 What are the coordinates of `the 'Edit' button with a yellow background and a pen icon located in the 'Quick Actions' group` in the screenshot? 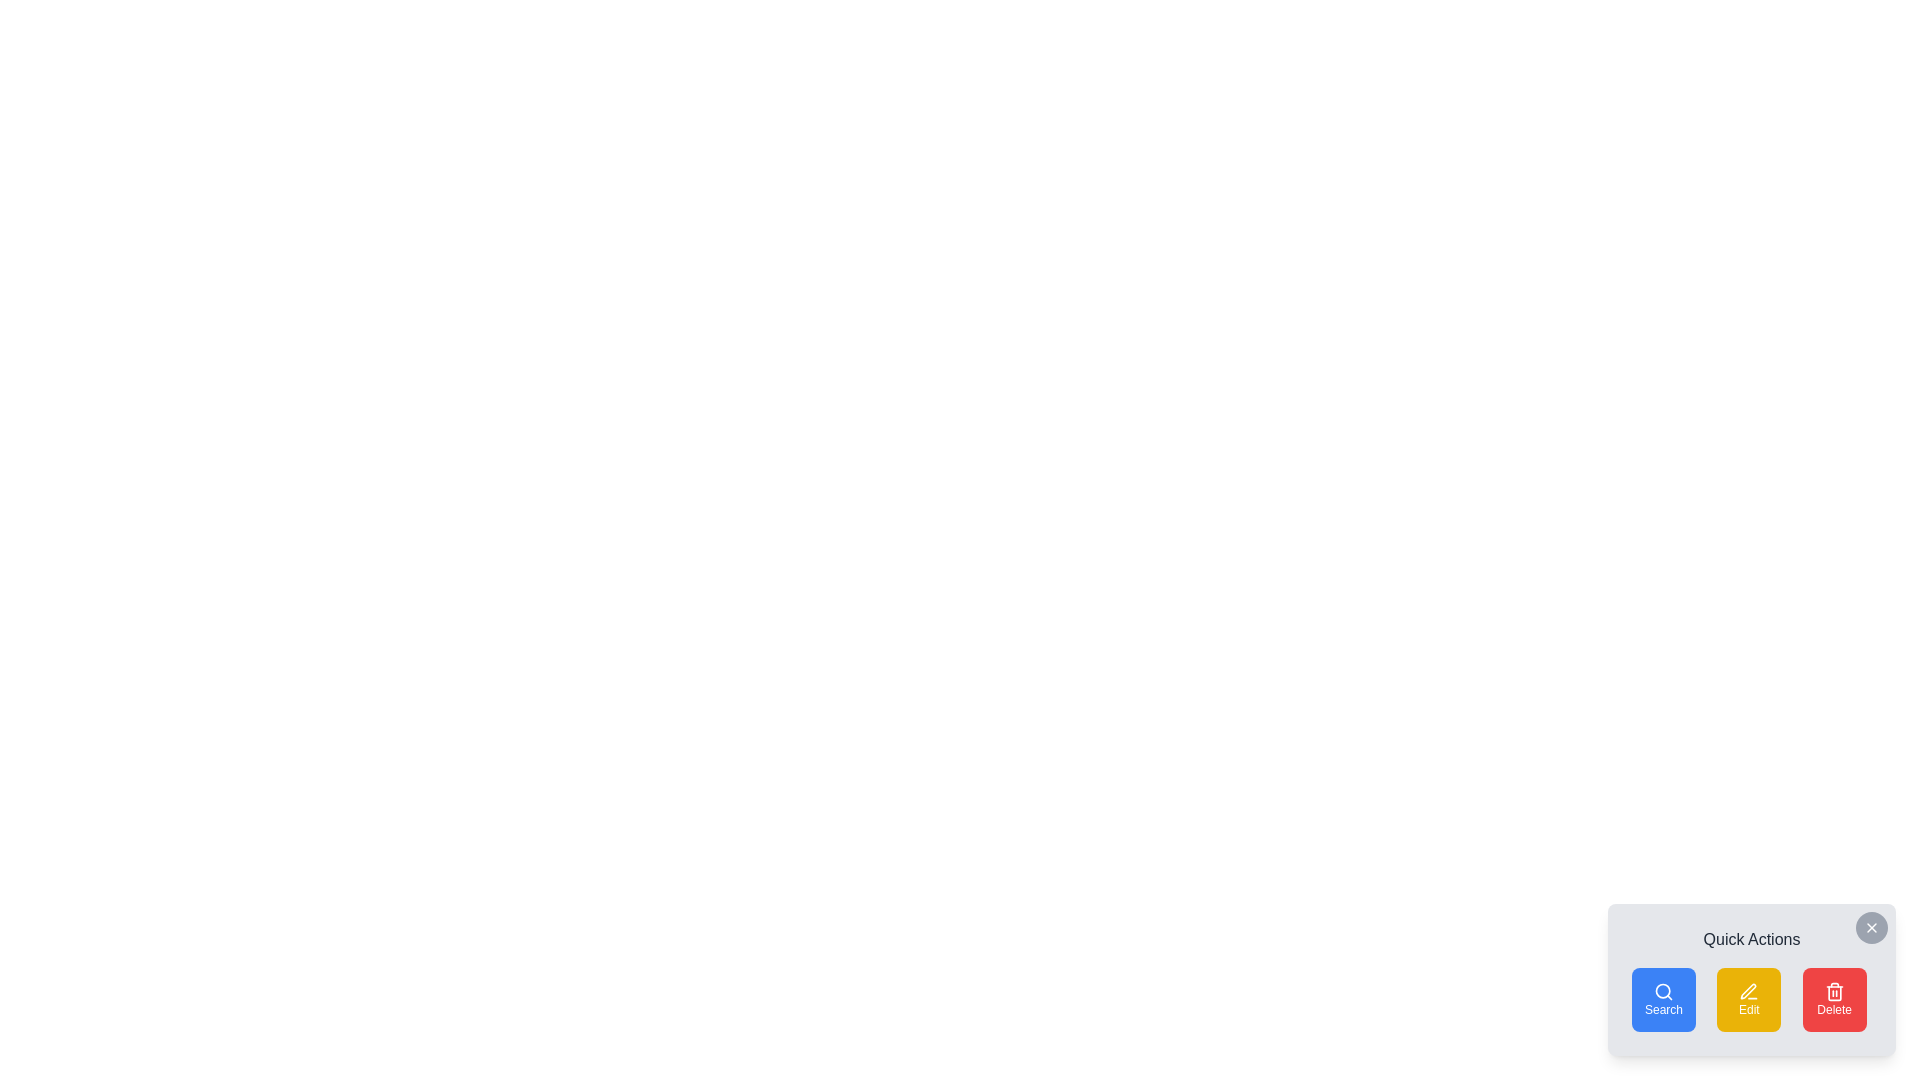 It's located at (1748, 999).